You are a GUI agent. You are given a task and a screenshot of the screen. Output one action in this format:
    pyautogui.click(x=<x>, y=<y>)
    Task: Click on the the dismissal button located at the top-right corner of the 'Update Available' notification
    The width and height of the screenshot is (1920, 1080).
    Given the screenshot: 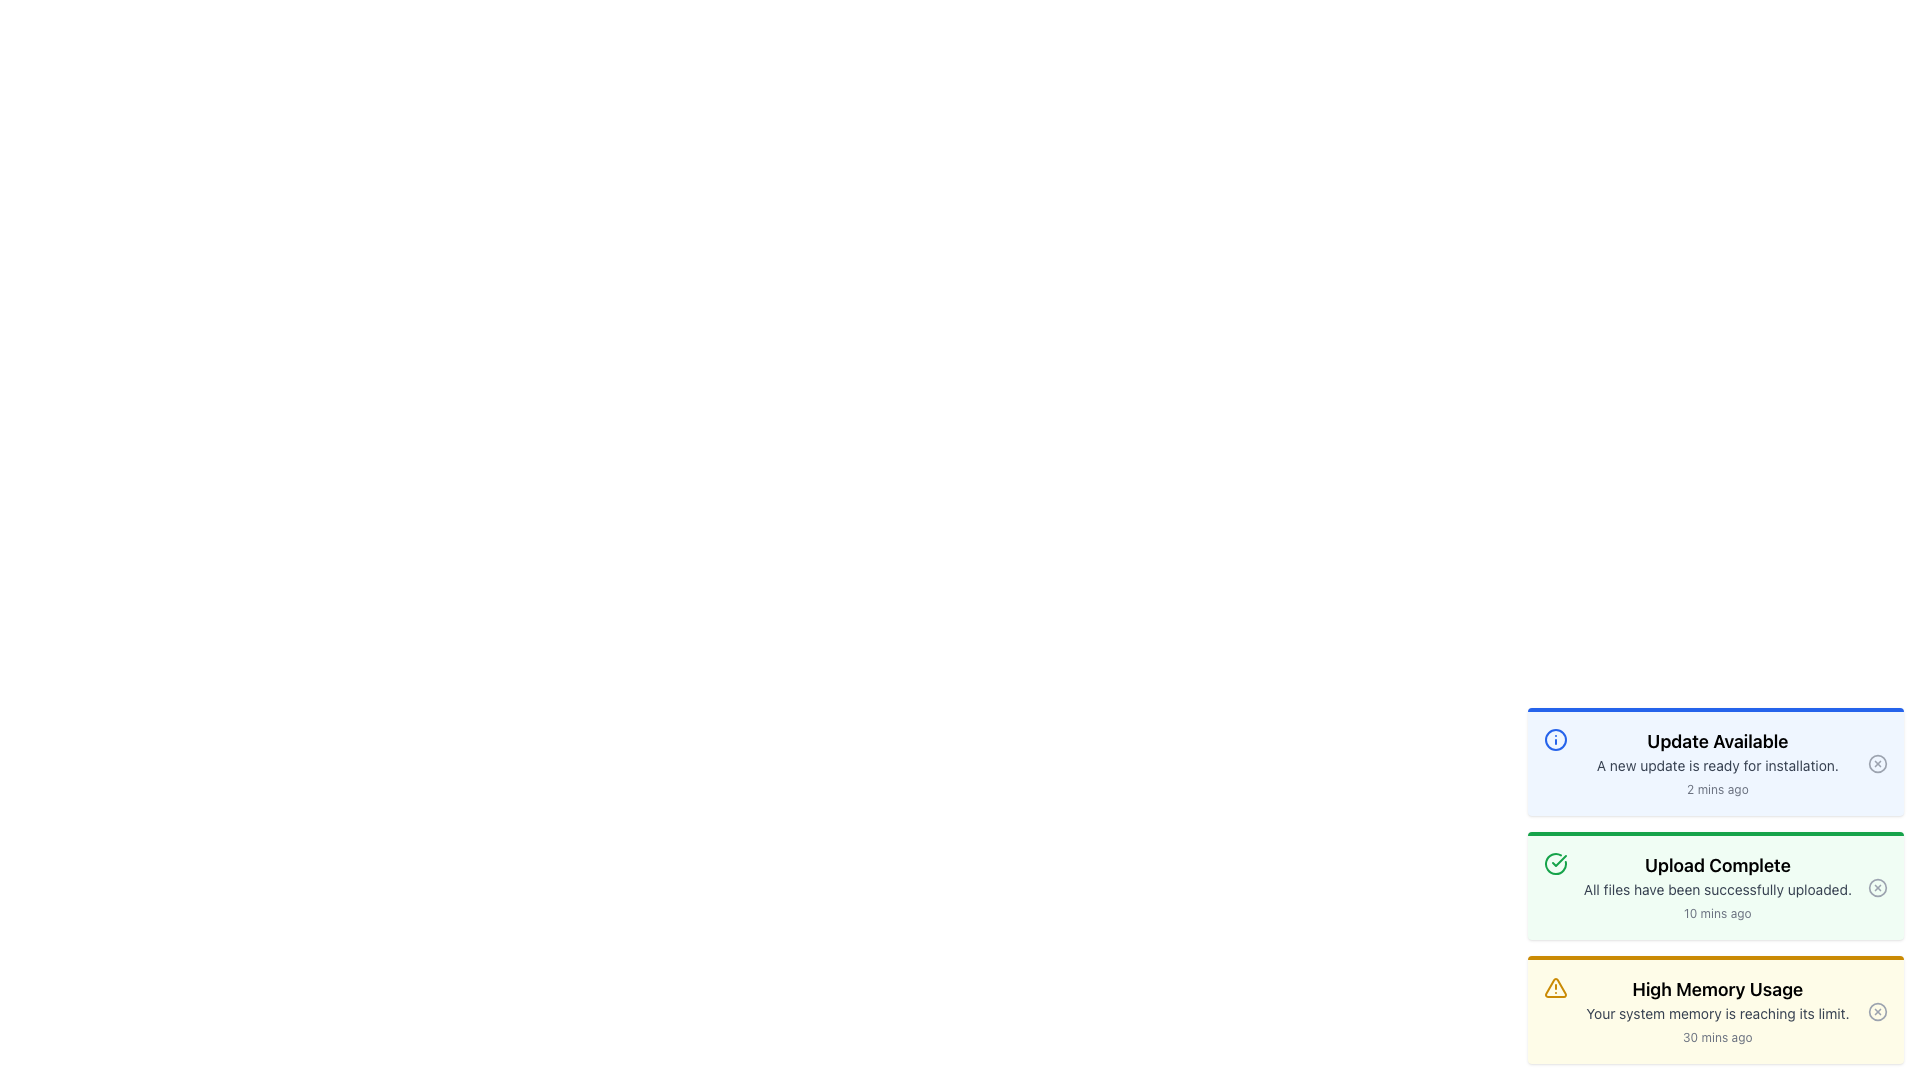 What is the action you would take?
    pyautogui.click(x=1876, y=763)
    